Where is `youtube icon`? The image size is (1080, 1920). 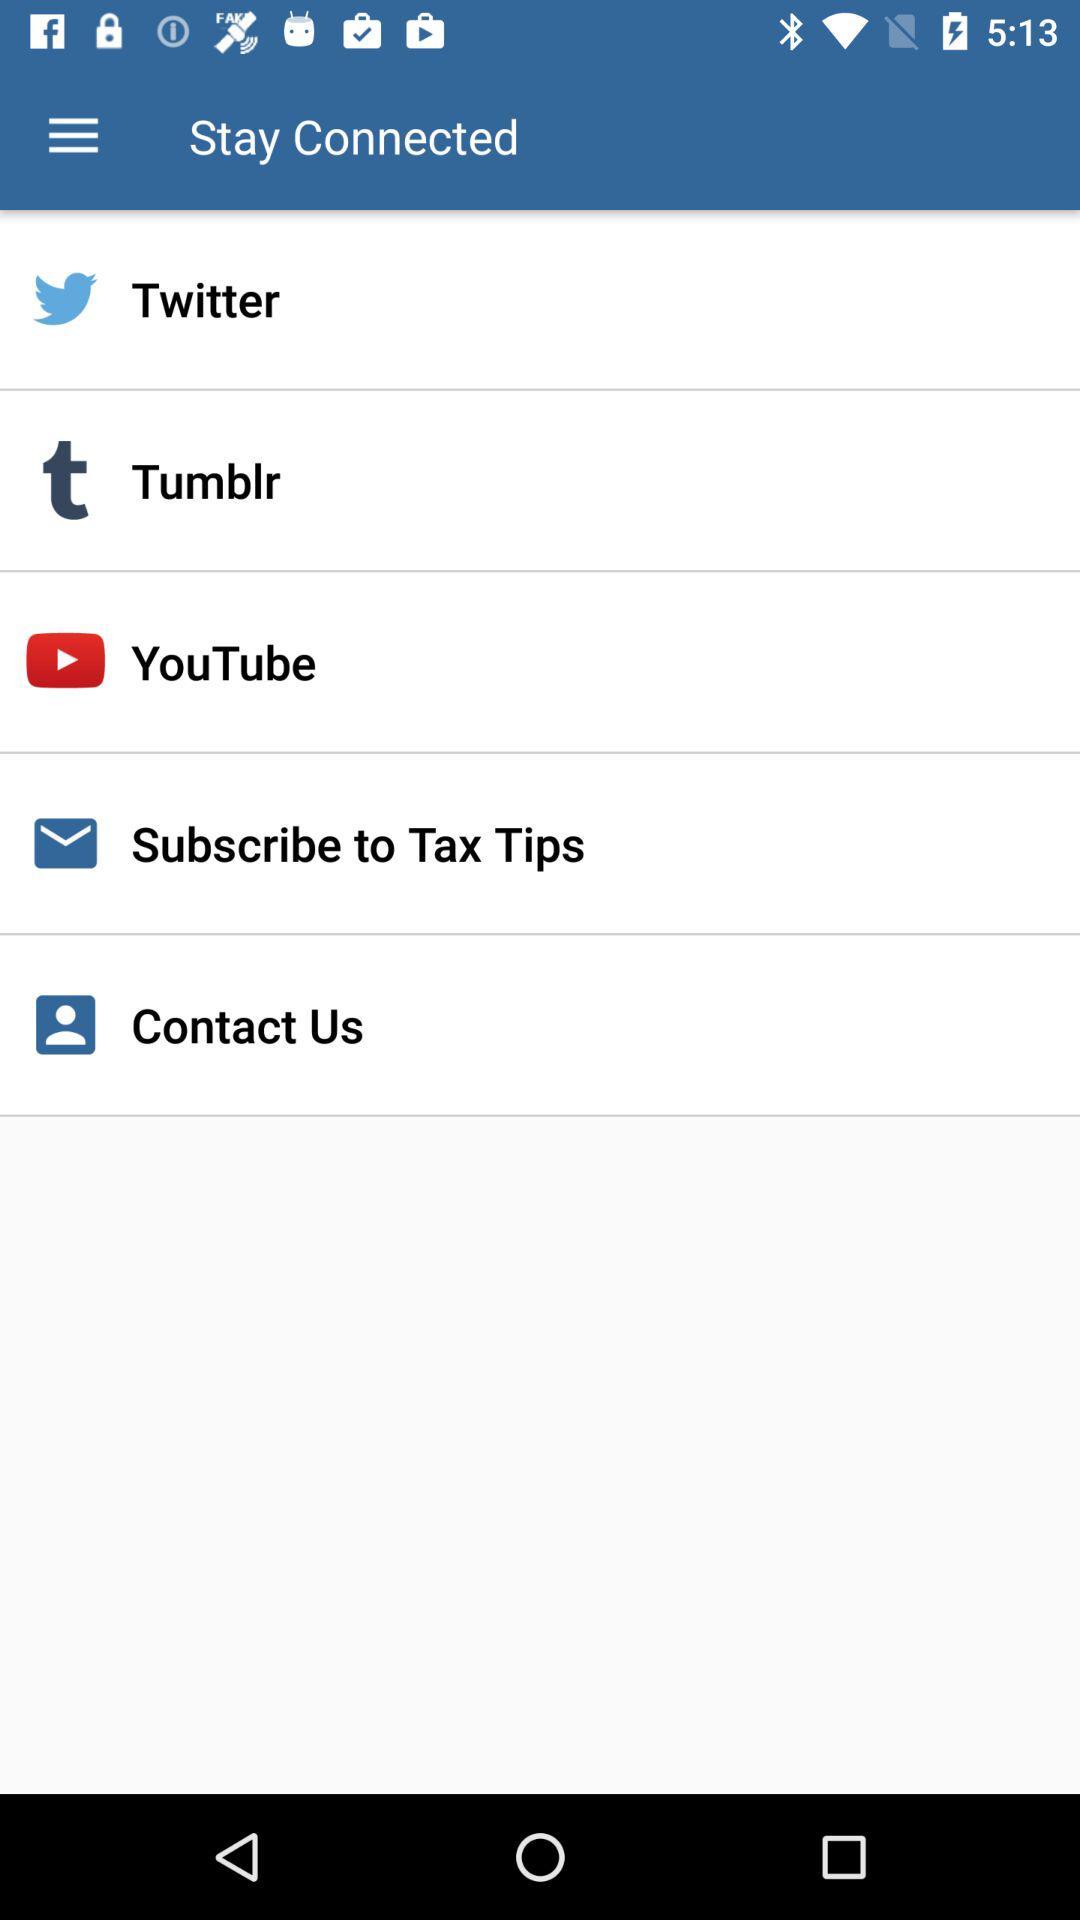 youtube icon is located at coordinates (540, 662).